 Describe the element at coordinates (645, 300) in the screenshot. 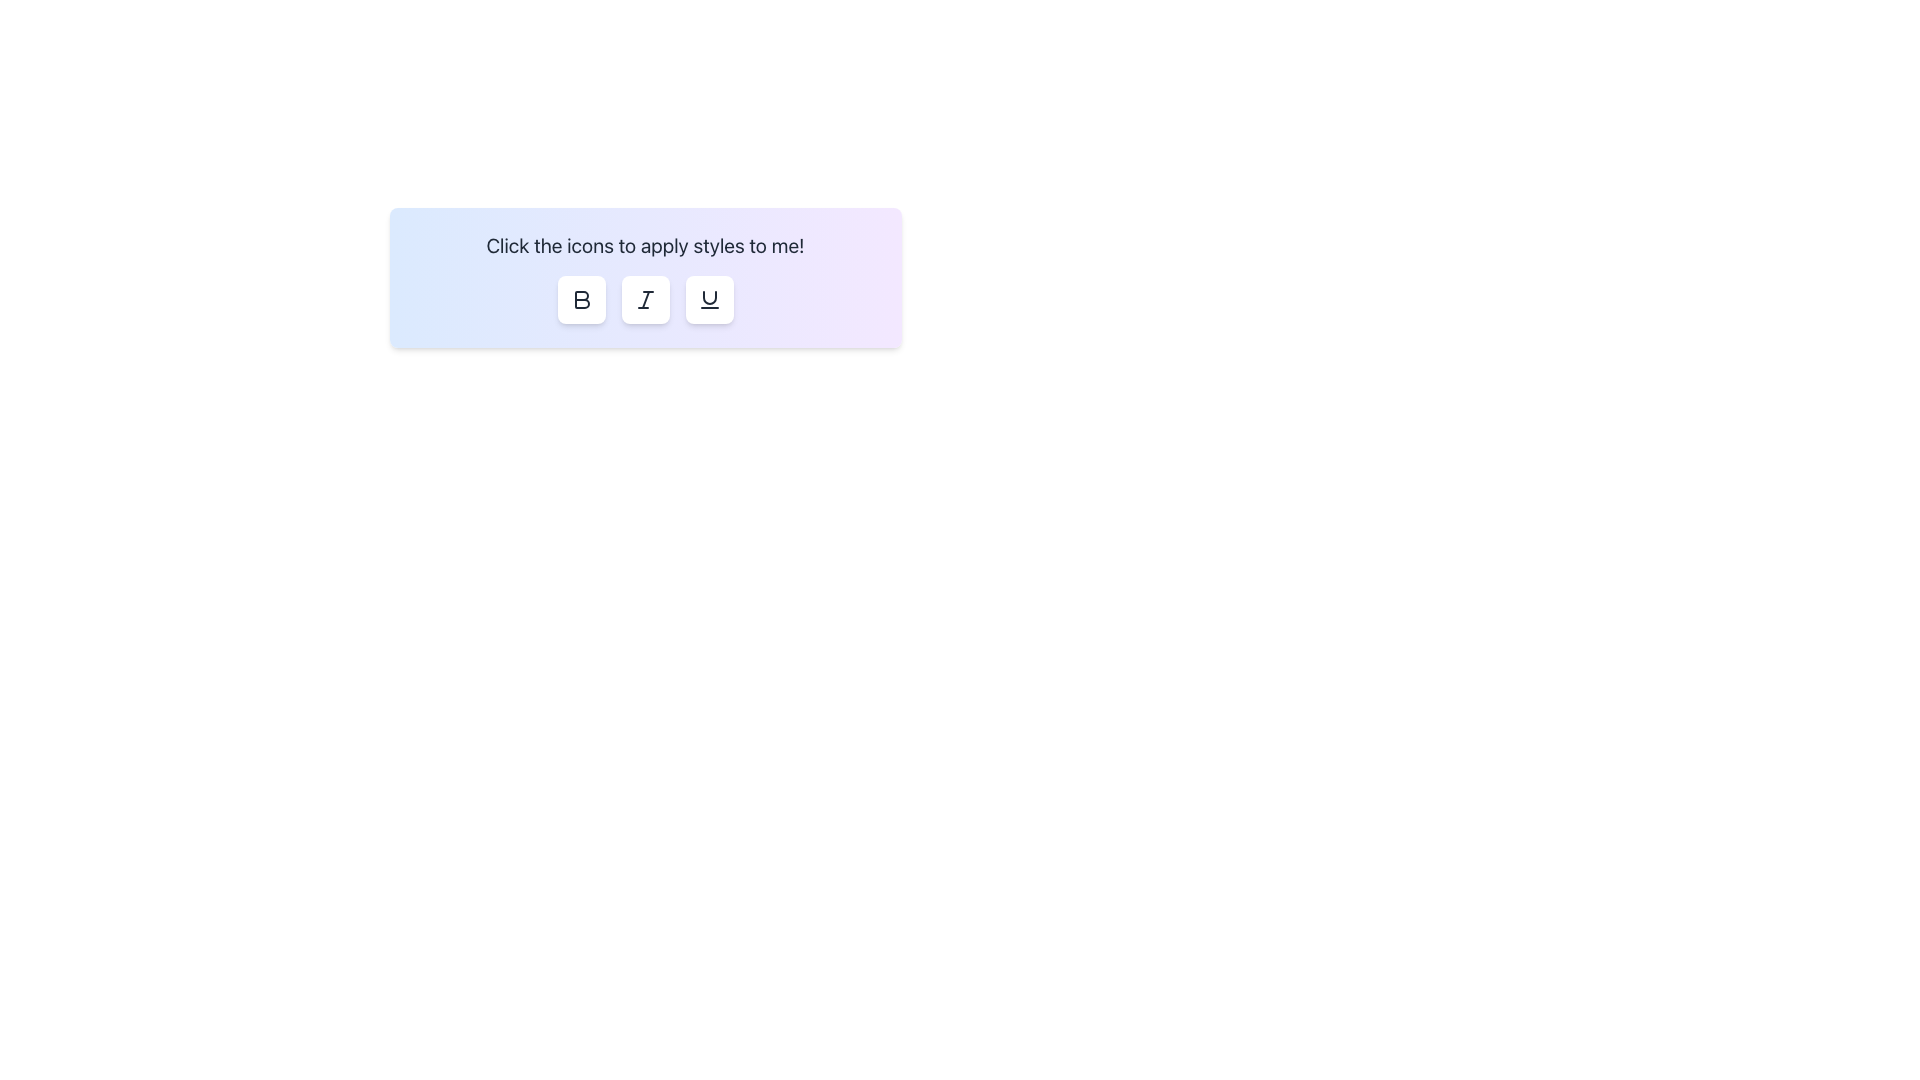

I see `the rectangular button with rounded corners displaying an italicized capital 'I' icon in gray` at that location.